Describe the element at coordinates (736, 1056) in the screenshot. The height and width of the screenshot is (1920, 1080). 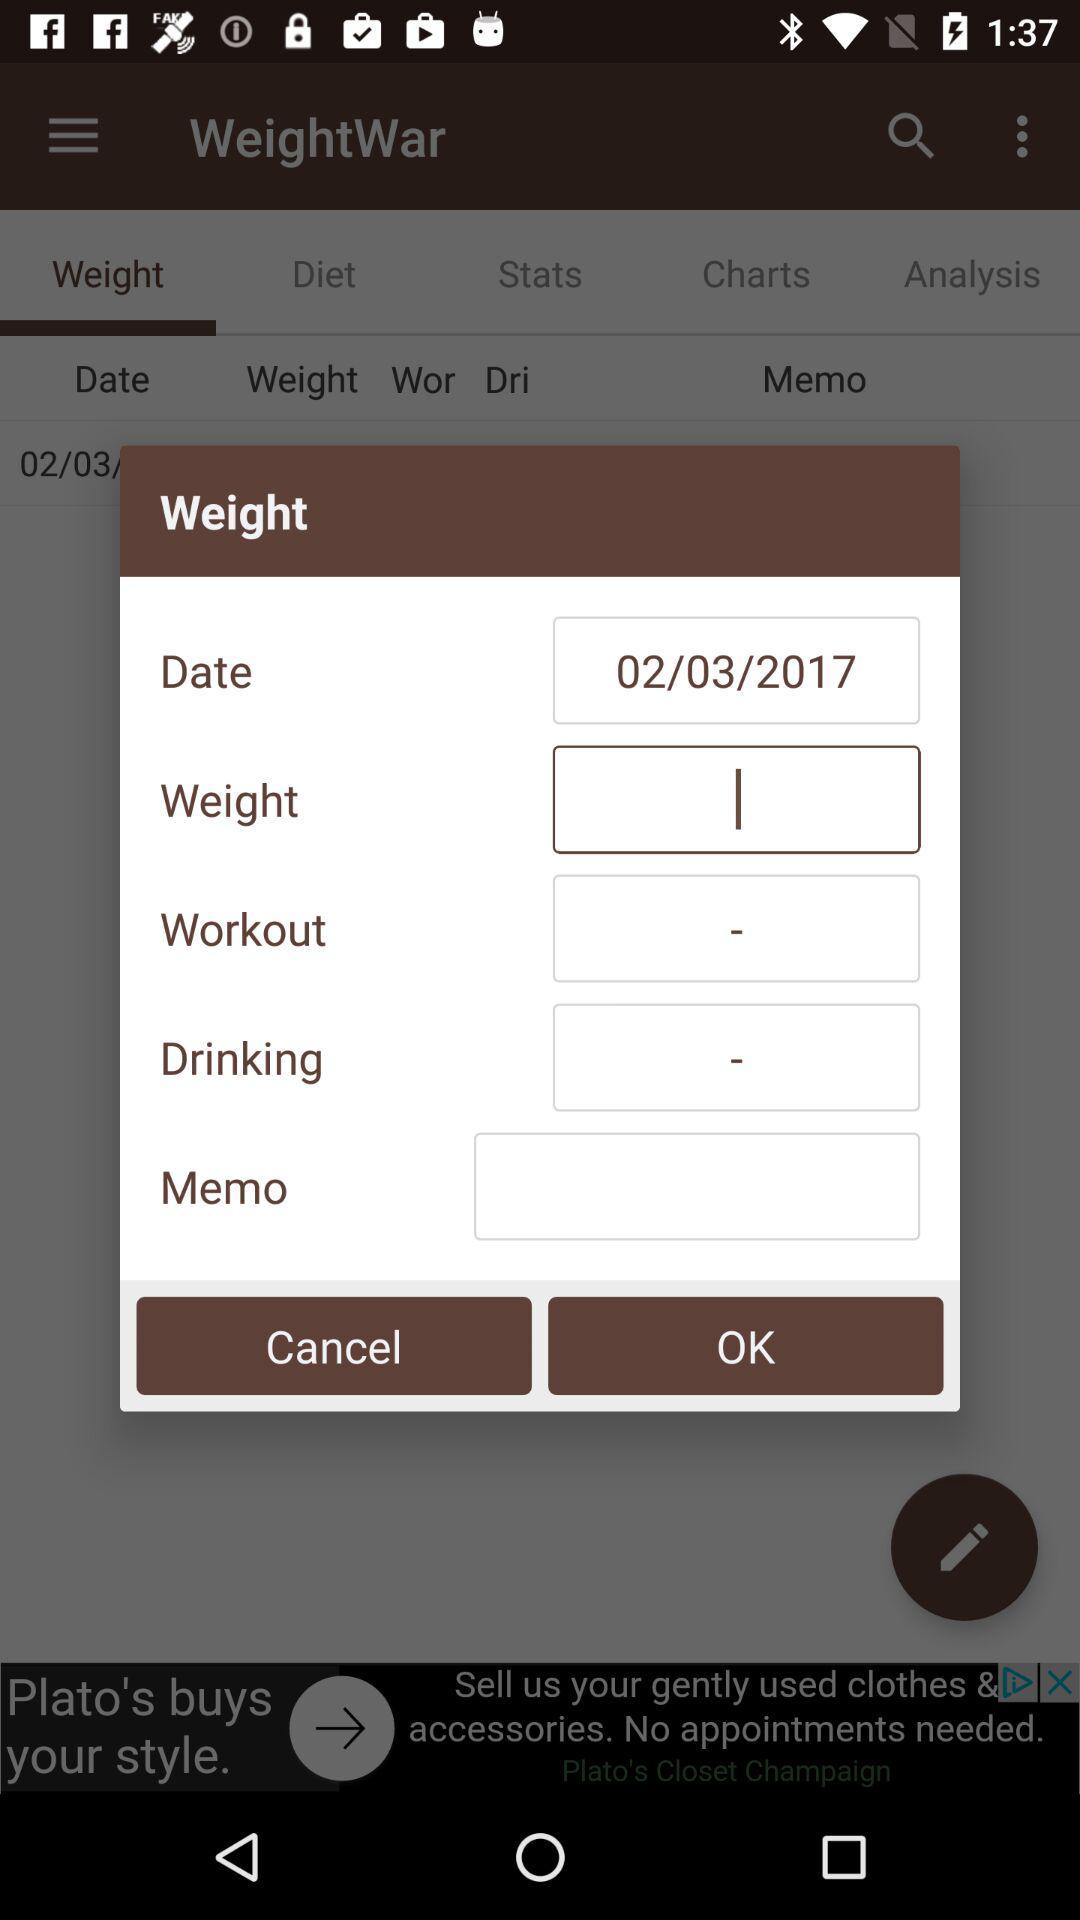
I see `icon next to the drinking` at that location.